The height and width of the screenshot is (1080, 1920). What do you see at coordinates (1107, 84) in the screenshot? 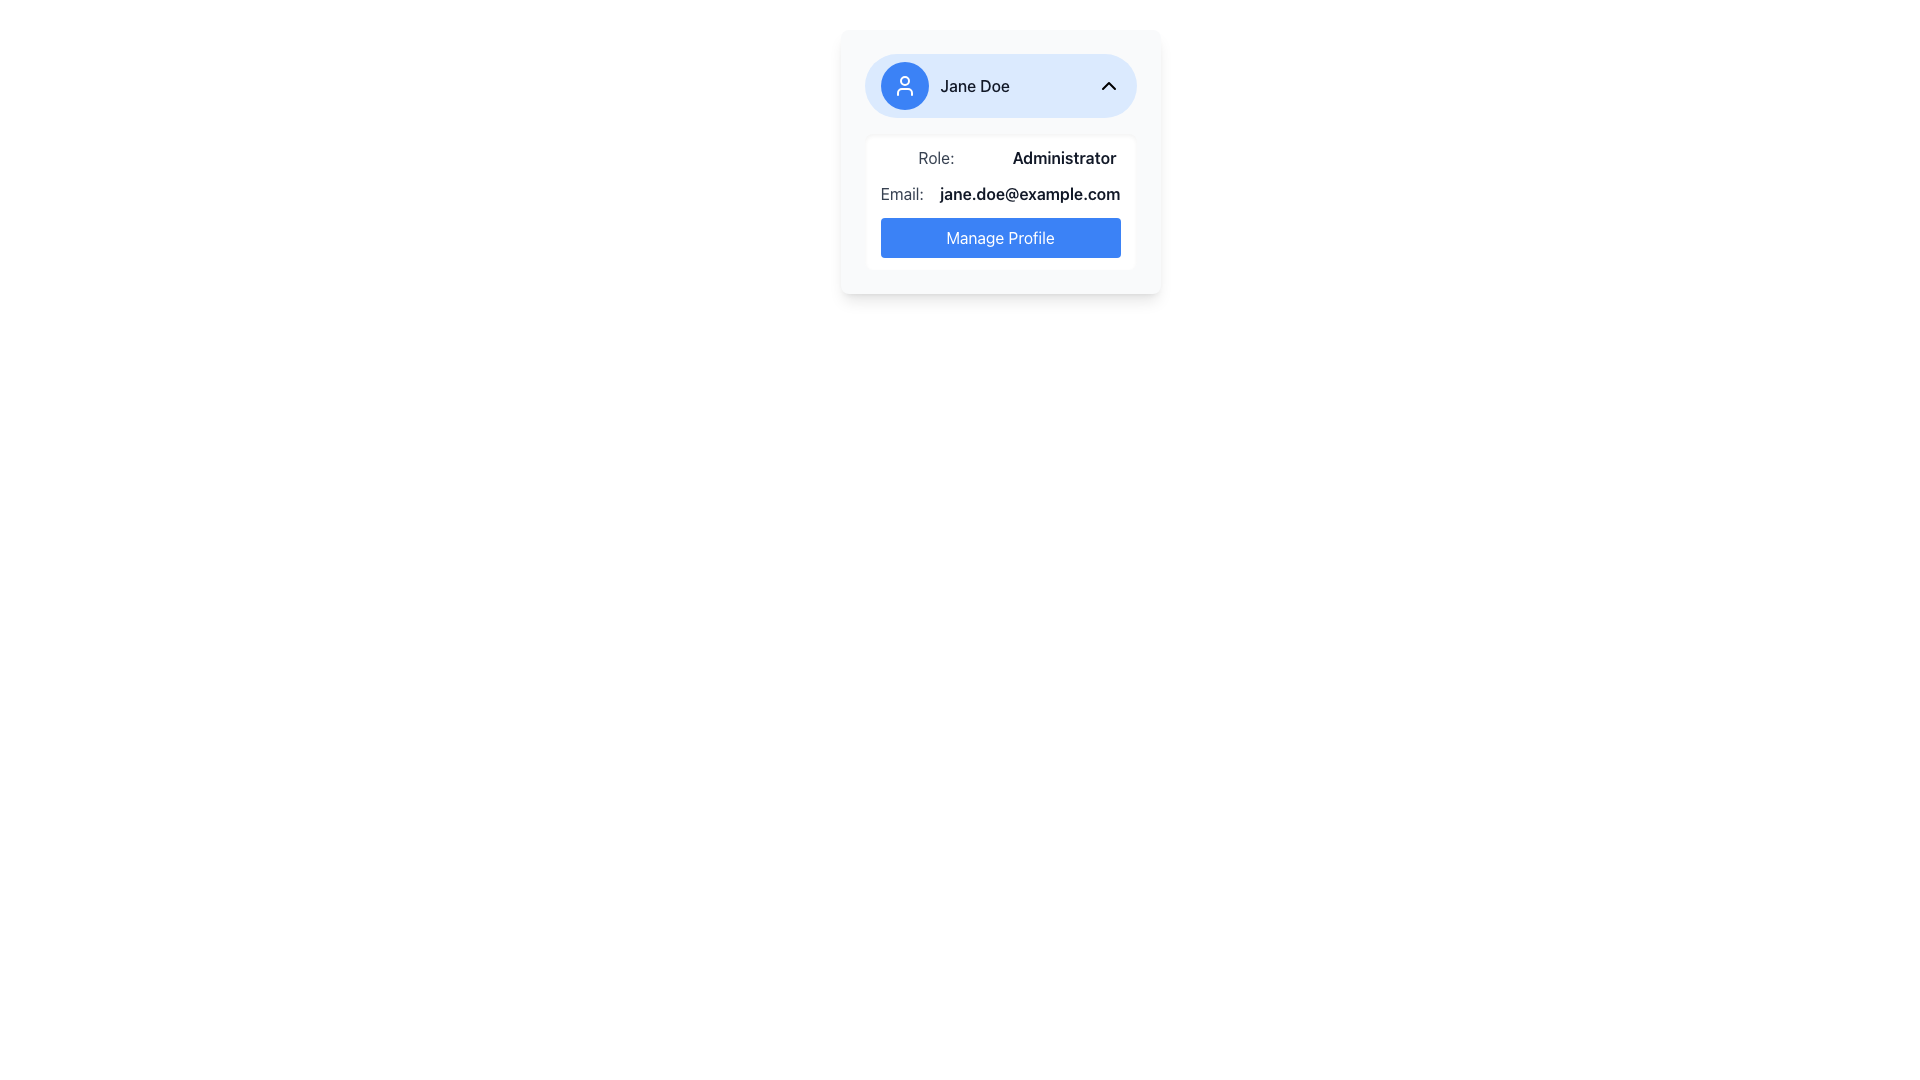
I see `the clickable chevron up icon located in the top-right corner of the profile section featuring 'Jane Doe'` at bounding box center [1107, 84].